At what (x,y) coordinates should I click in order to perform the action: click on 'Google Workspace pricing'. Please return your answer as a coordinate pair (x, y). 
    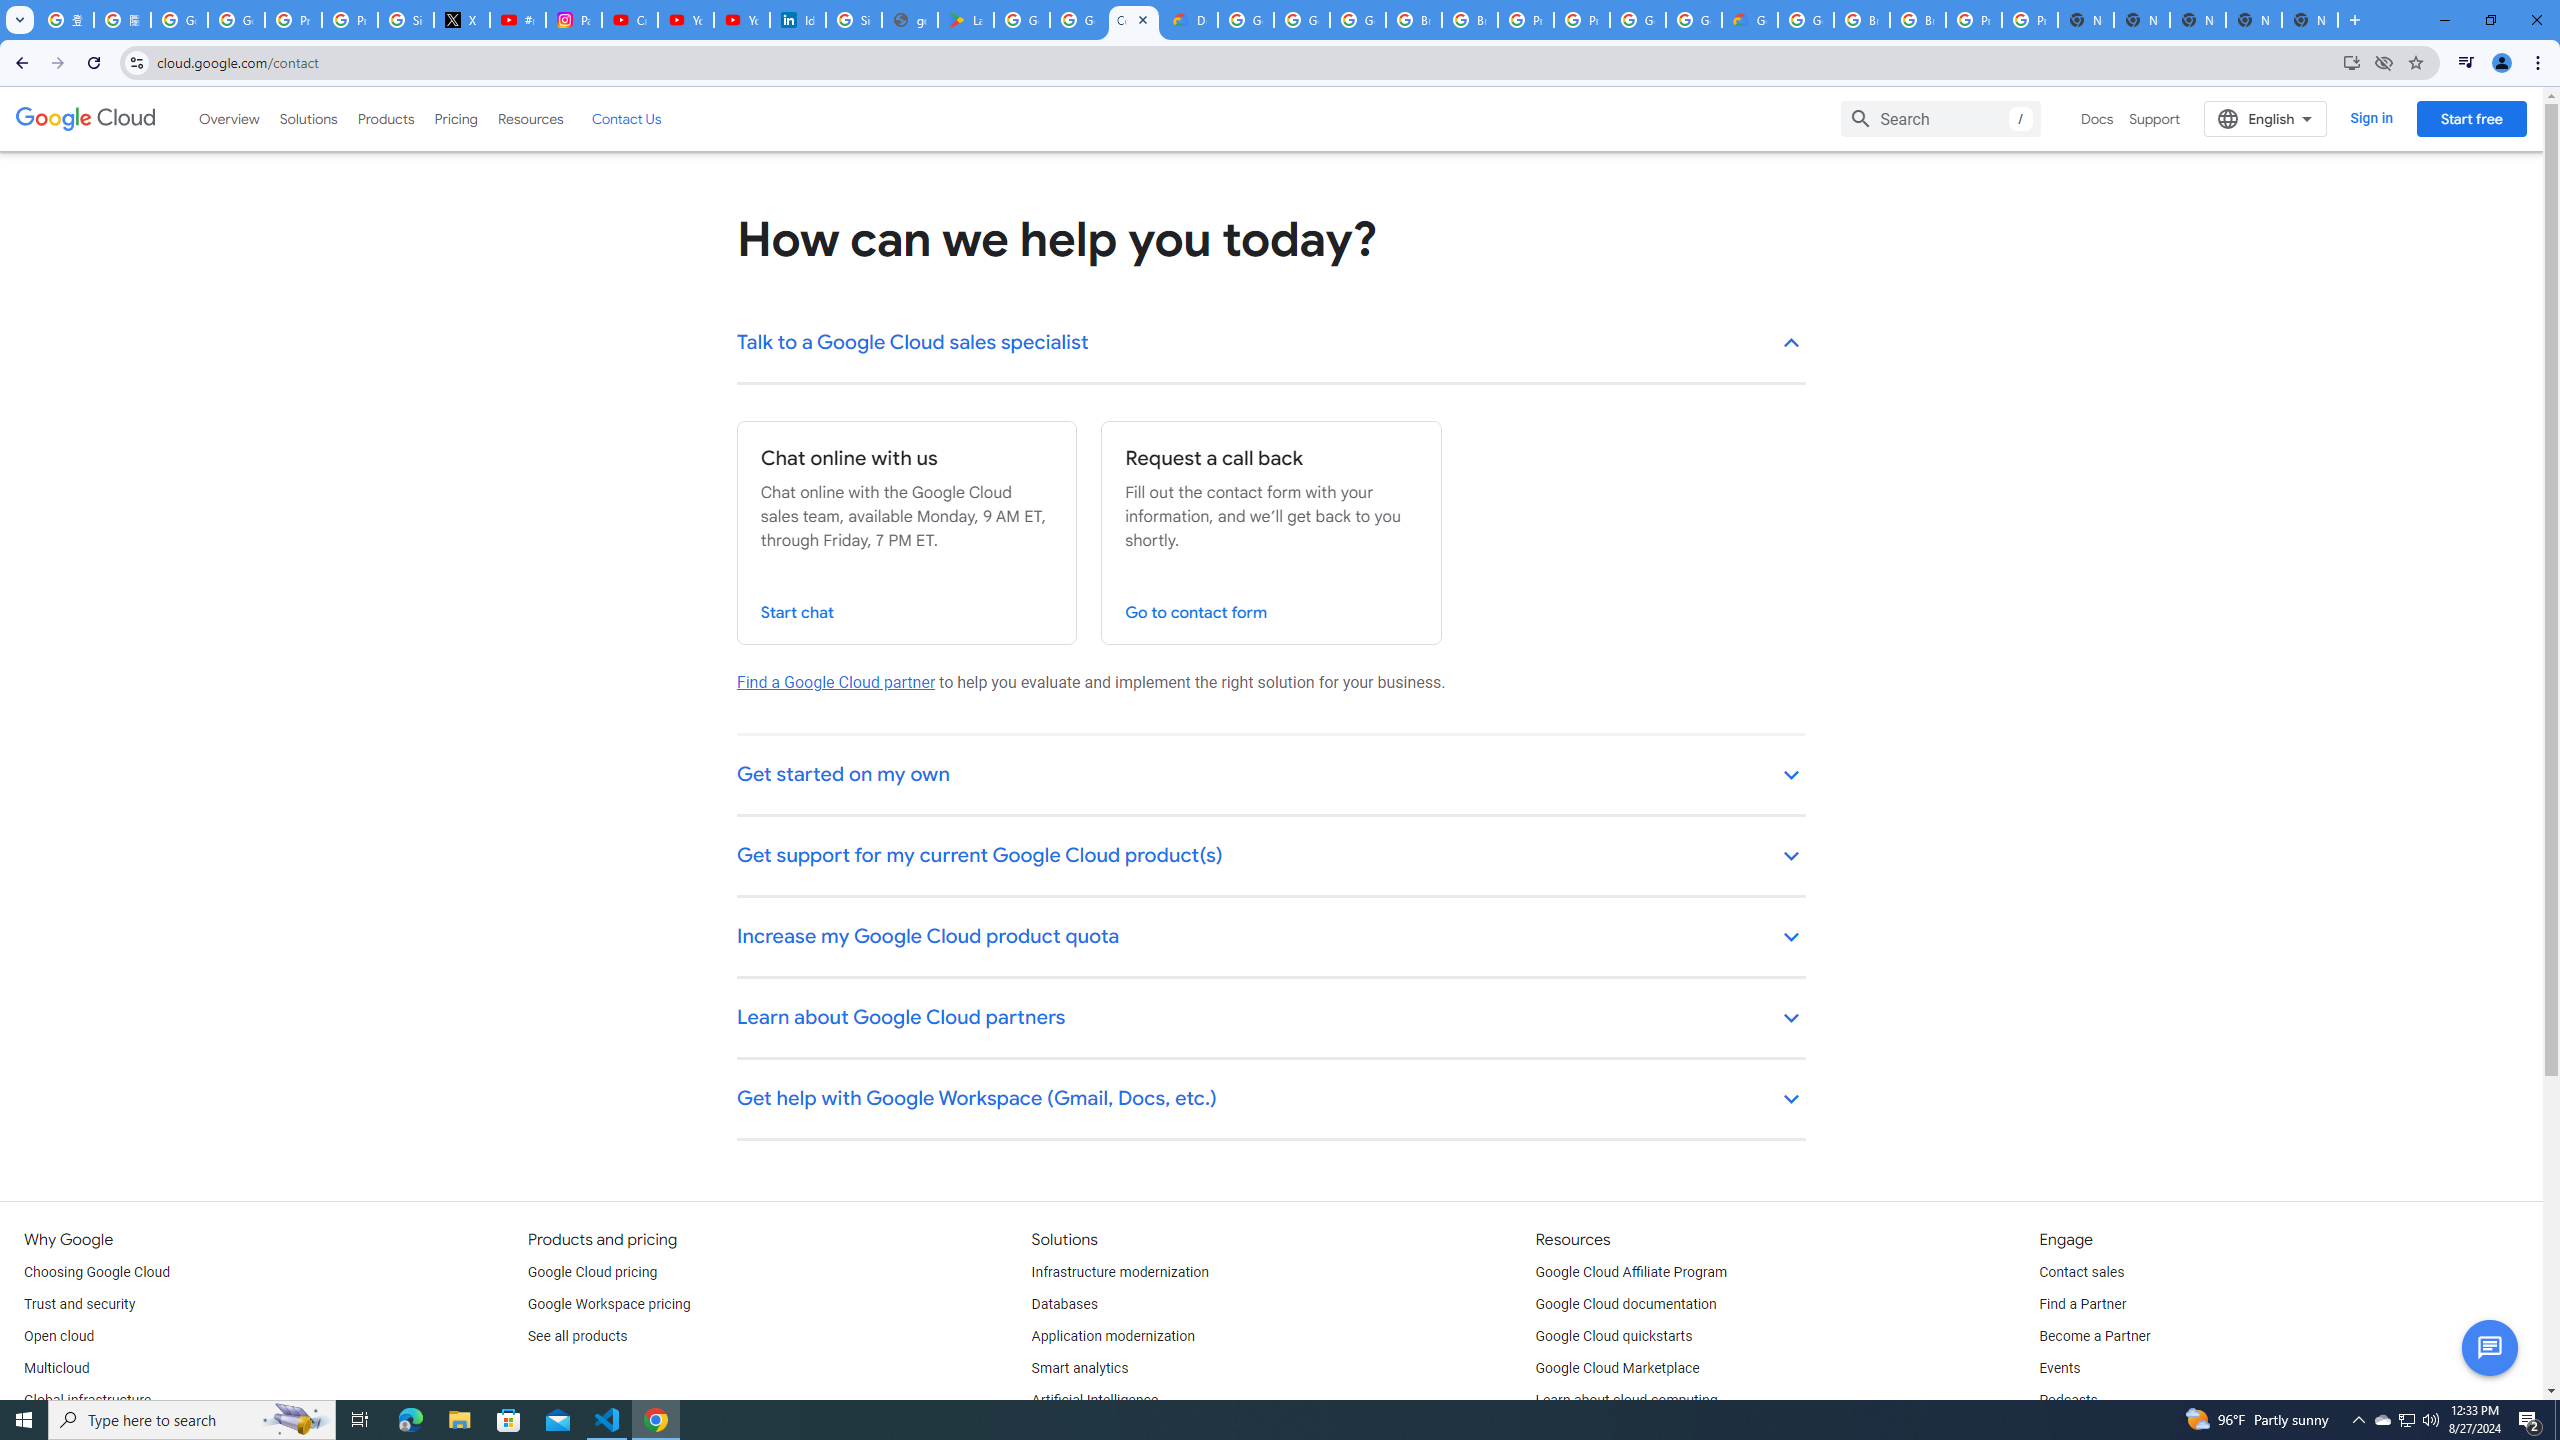
    Looking at the image, I should click on (608, 1303).